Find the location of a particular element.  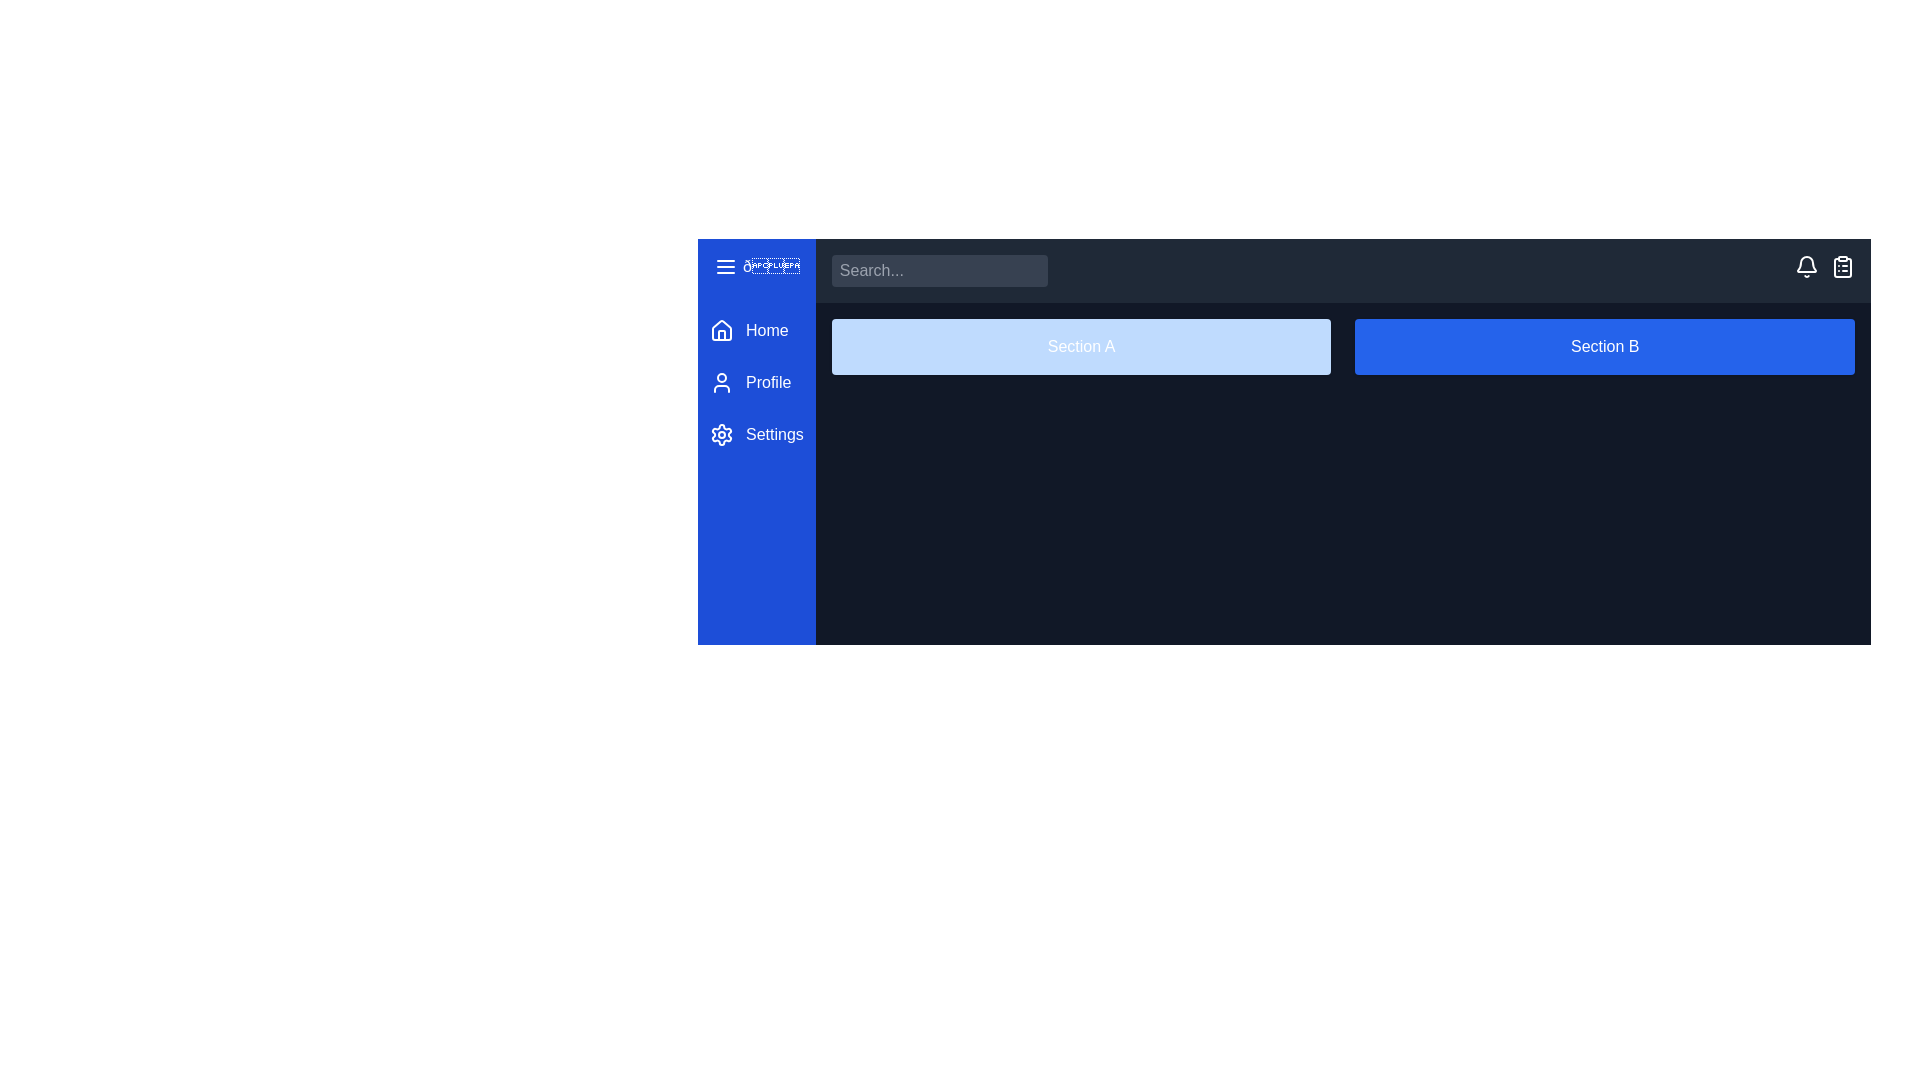

the bell icon located near the top-right corner of the interface is located at coordinates (1806, 265).